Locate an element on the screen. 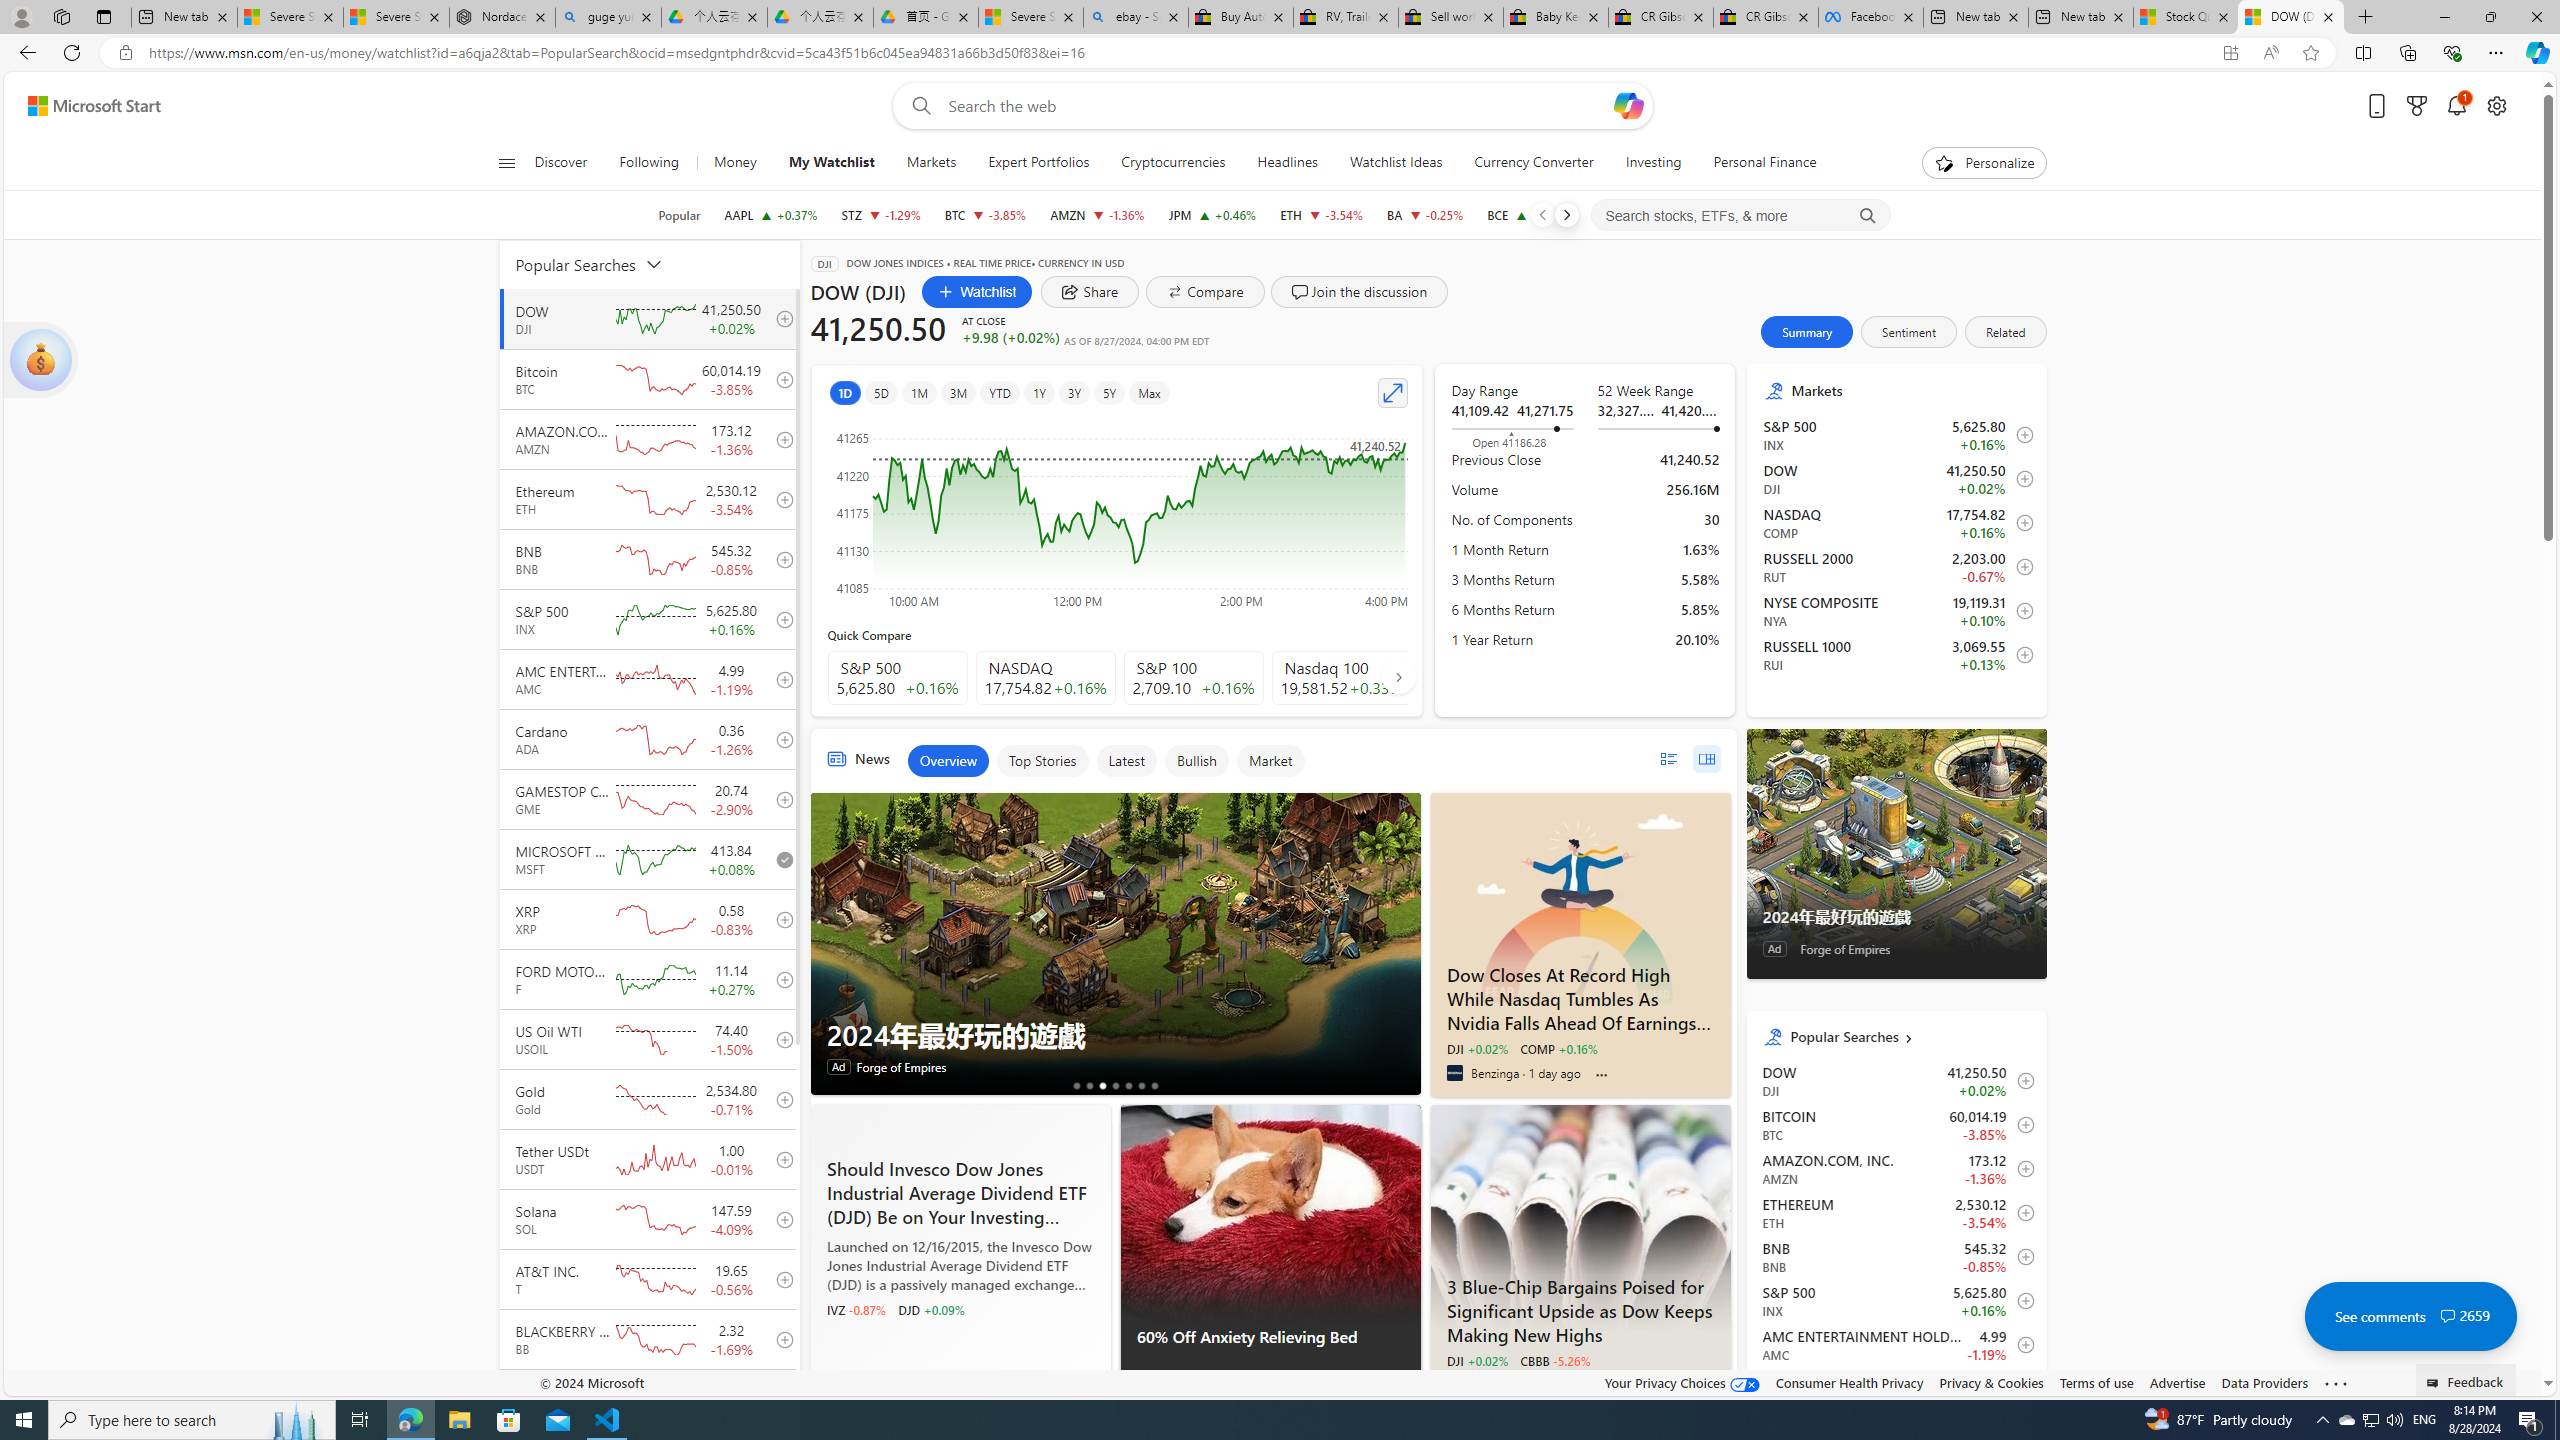  'Notifications' is located at coordinates (2457, 106).